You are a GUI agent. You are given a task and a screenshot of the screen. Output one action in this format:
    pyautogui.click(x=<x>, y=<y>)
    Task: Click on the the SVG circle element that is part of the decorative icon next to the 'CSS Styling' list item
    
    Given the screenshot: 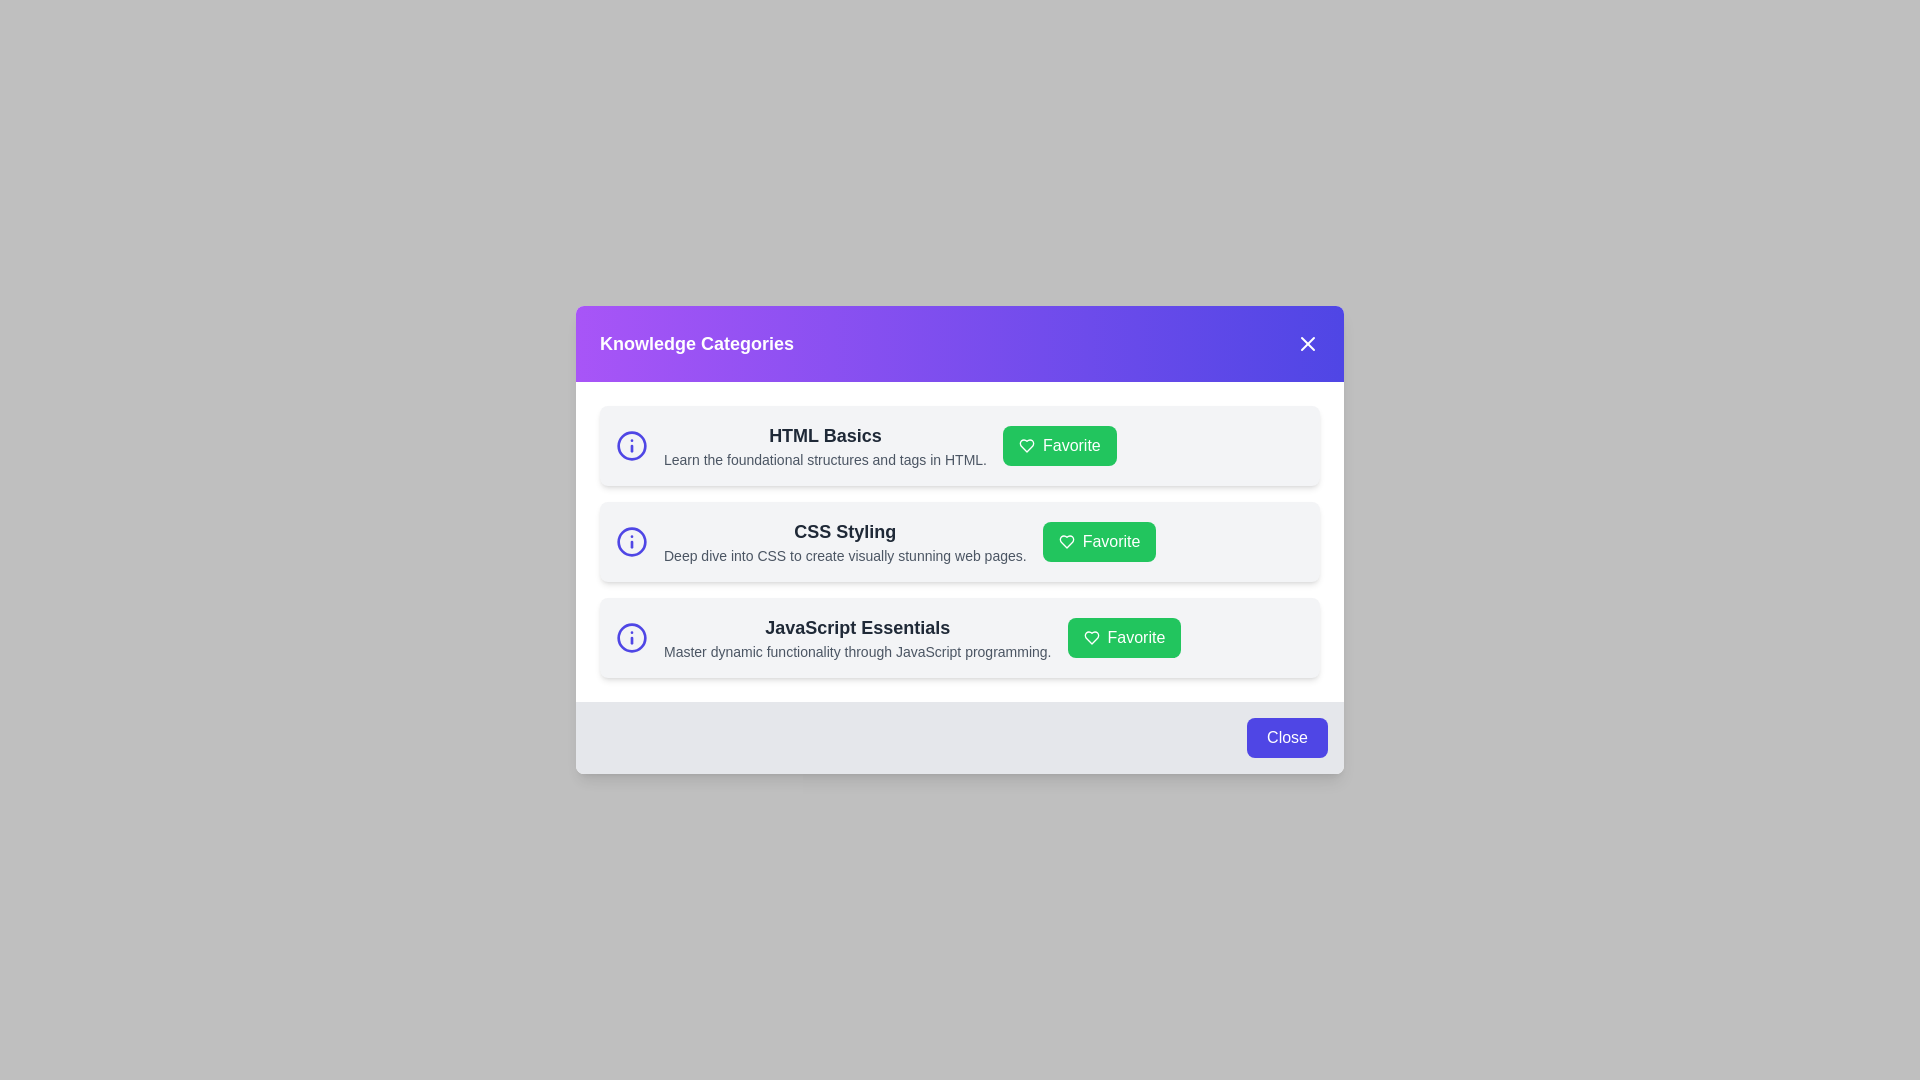 What is the action you would take?
    pyautogui.click(x=631, y=542)
    